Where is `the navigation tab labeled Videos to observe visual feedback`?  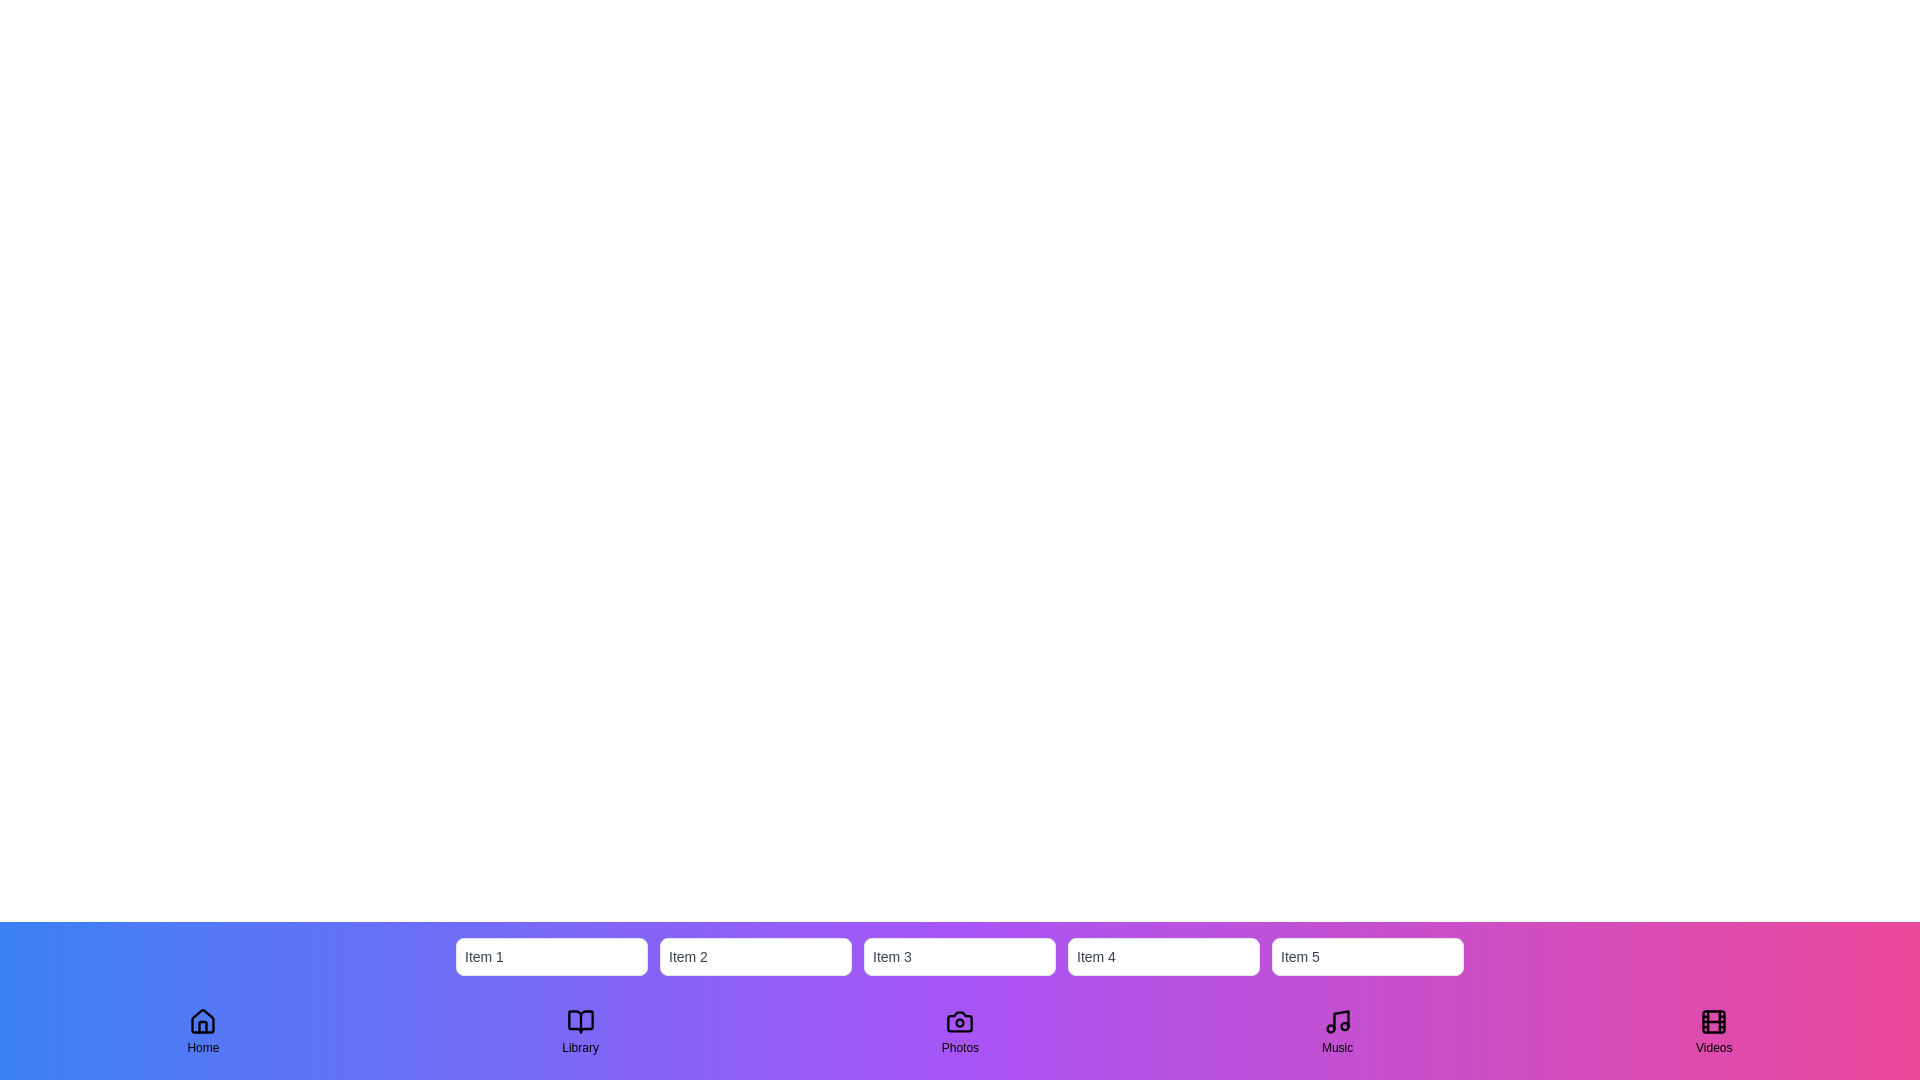 the navigation tab labeled Videos to observe visual feedback is located at coordinates (1713, 1032).